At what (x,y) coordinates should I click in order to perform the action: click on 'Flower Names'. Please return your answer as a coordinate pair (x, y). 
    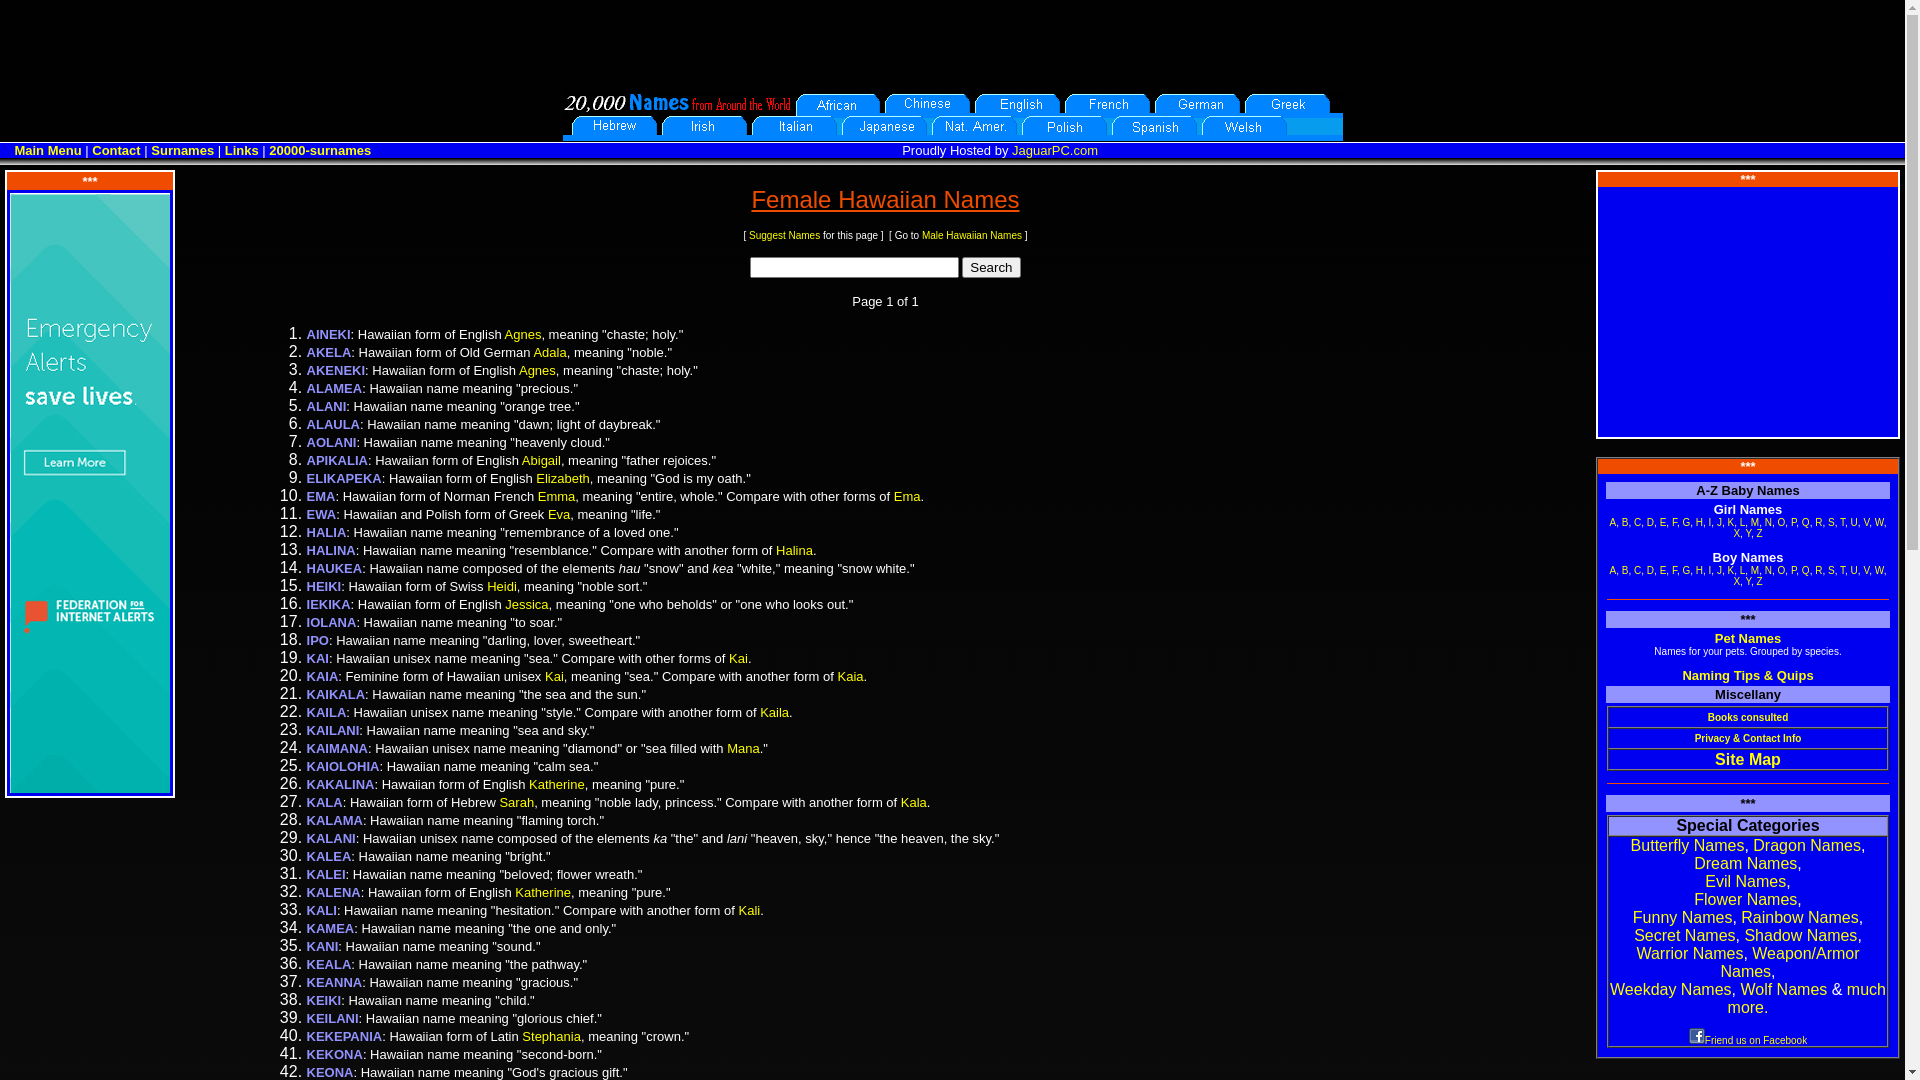
    Looking at the image, I should click on (1744, 898).